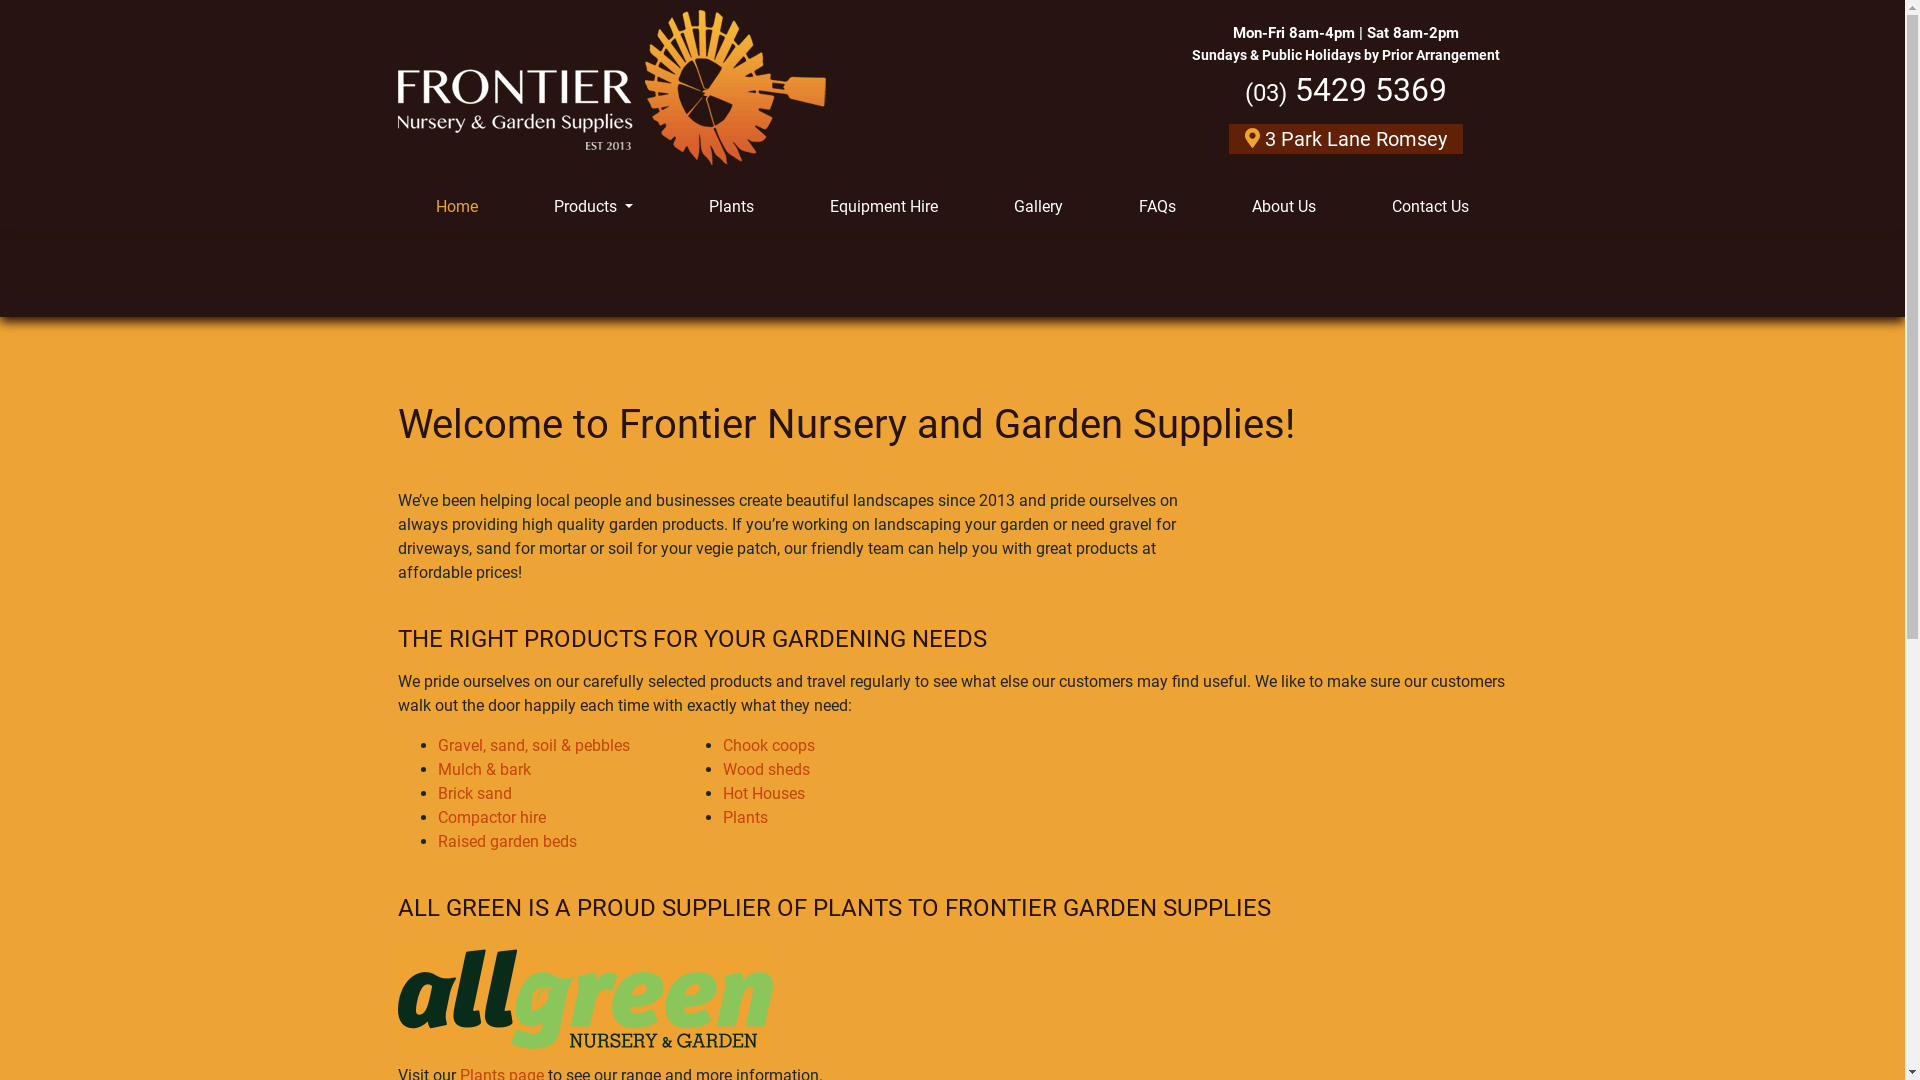 The width and height of the screenshot is (1920, 1080). Describe the element at coordinates (455, 207) in the screenshot. I see `'Home'` at that location.